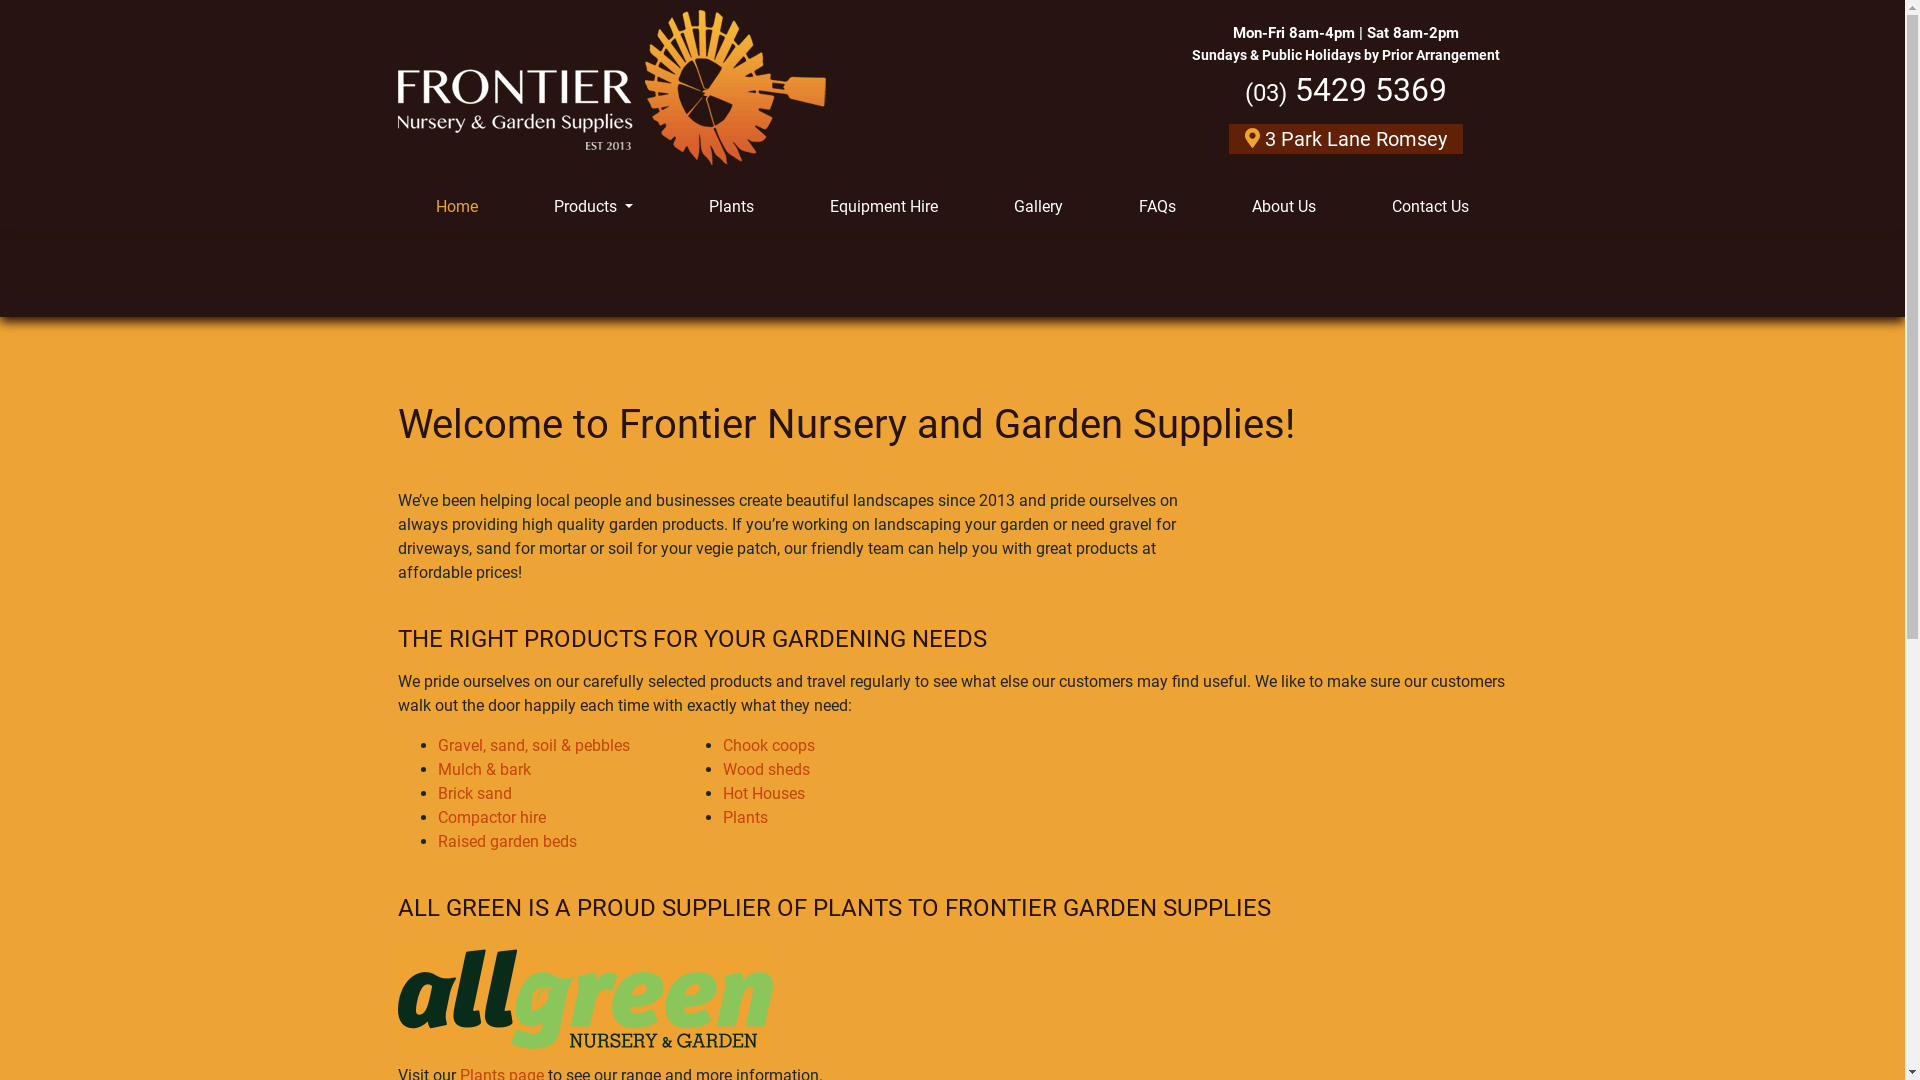 The width and height of the screenshot is (1920, 1080). Describe the element at coordinates (455, 207) in the screenshot. I see `'Home'` at that location.